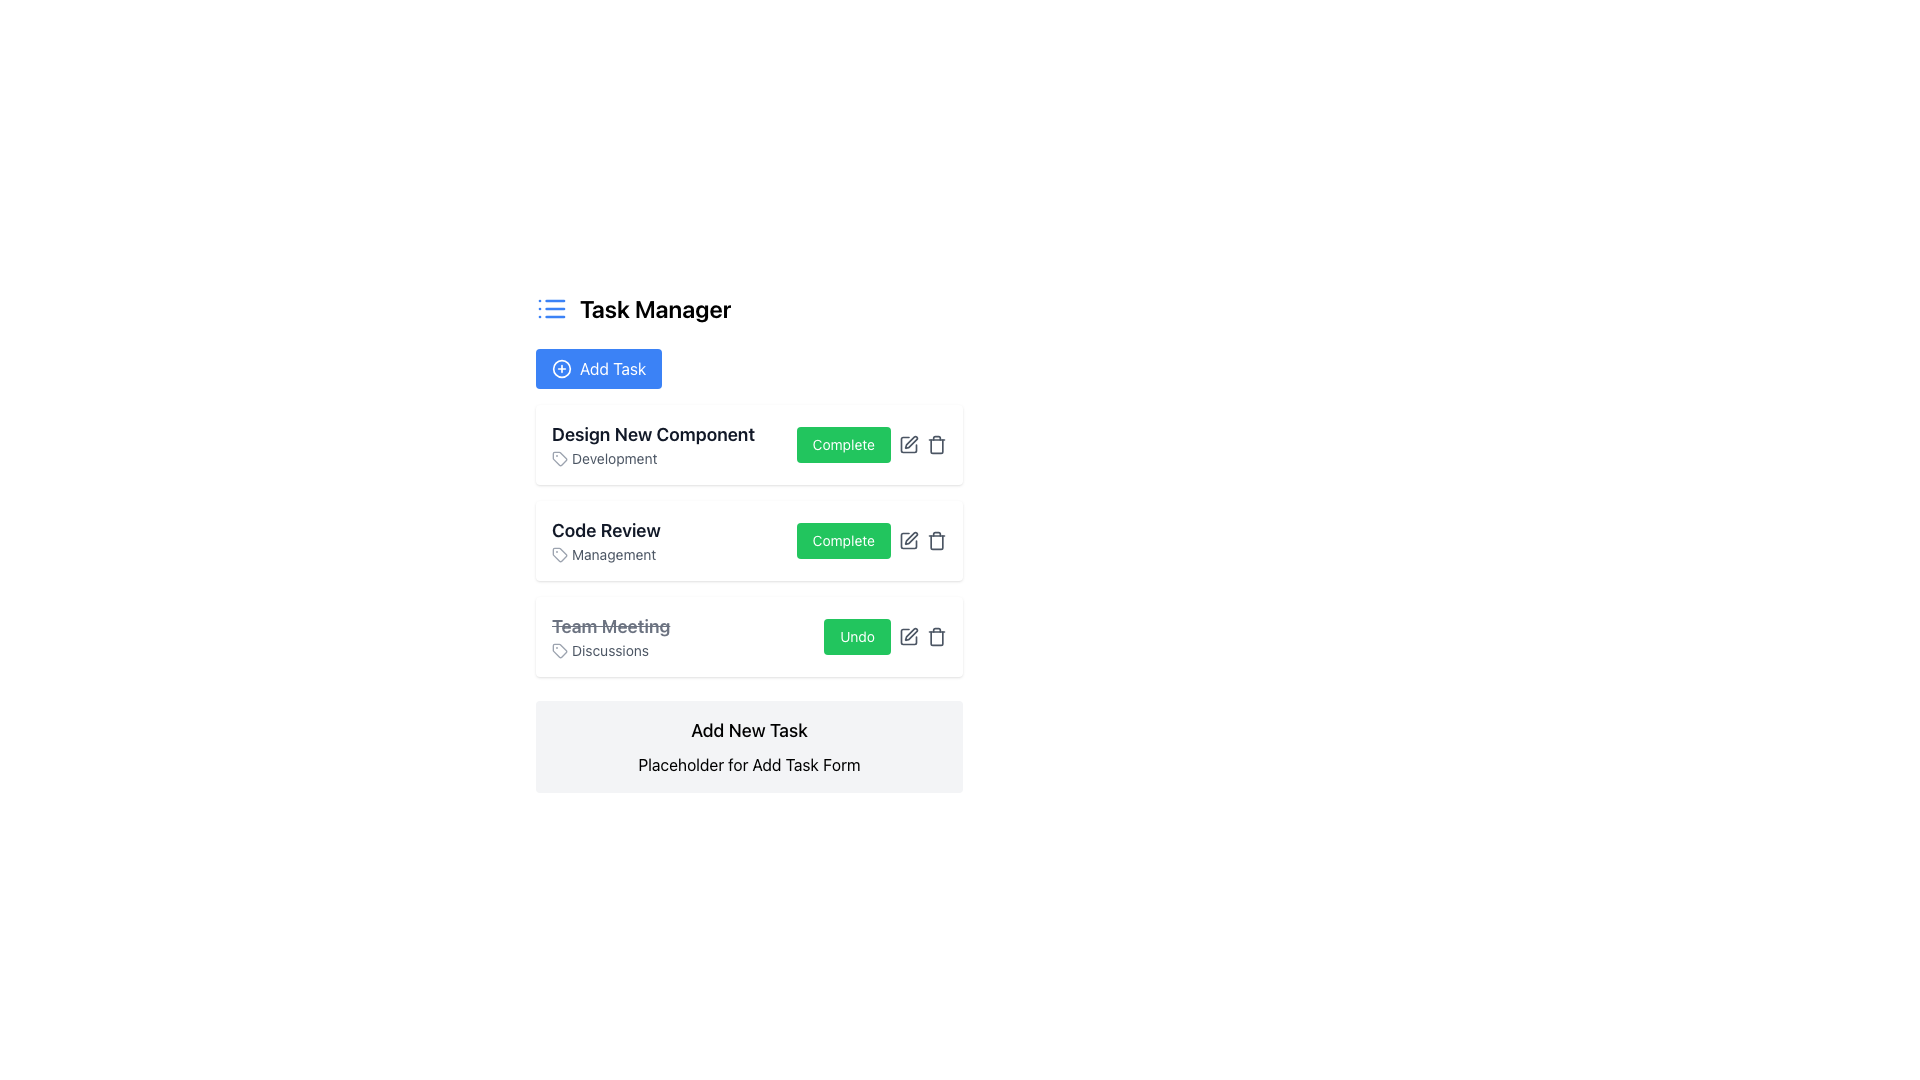 The height and width of the screenshot is (1080, 1920). Describe the element at coordinates (907, 636) in the screenshot. I see `the editing button for the 'Team Meeting' task, located to the right of the 'Undo' button in the Task Manager` at that location.